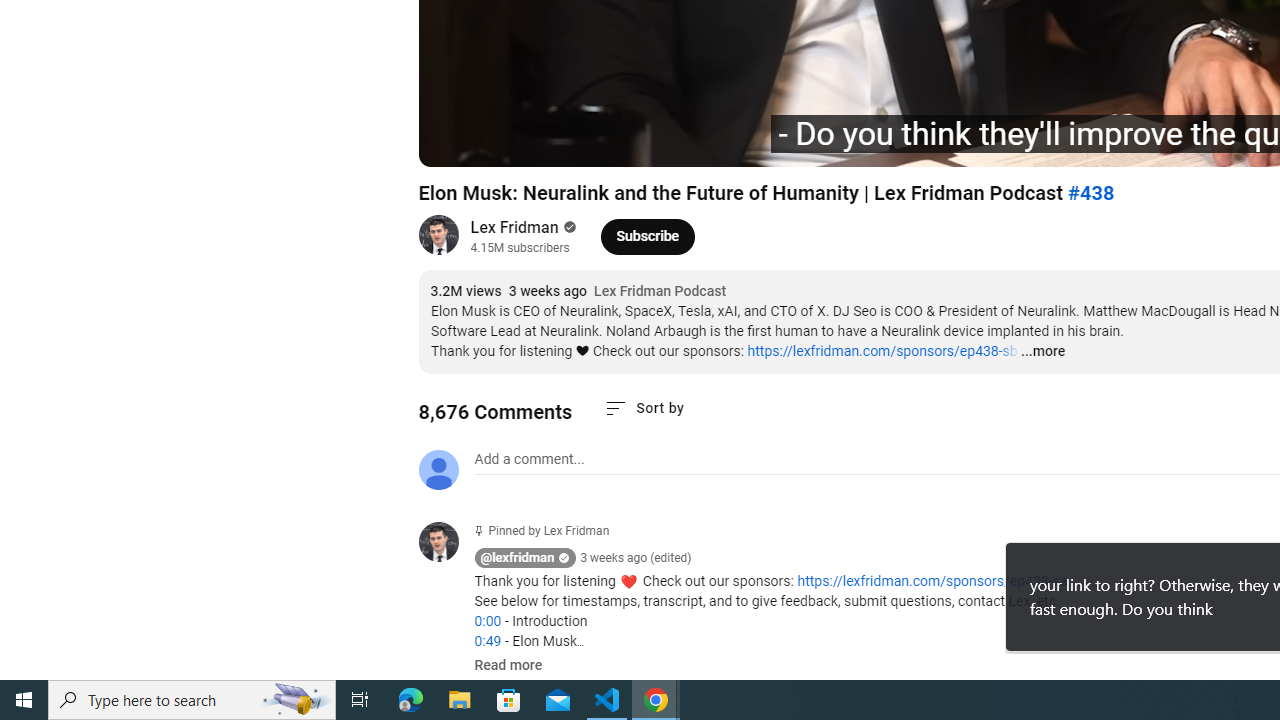 The height and width of the screenshot is (720, 1280). Describe the element at coordinates (660, 291) in the screenshot. I see `'Lex Fridman Podcast'` at that location.